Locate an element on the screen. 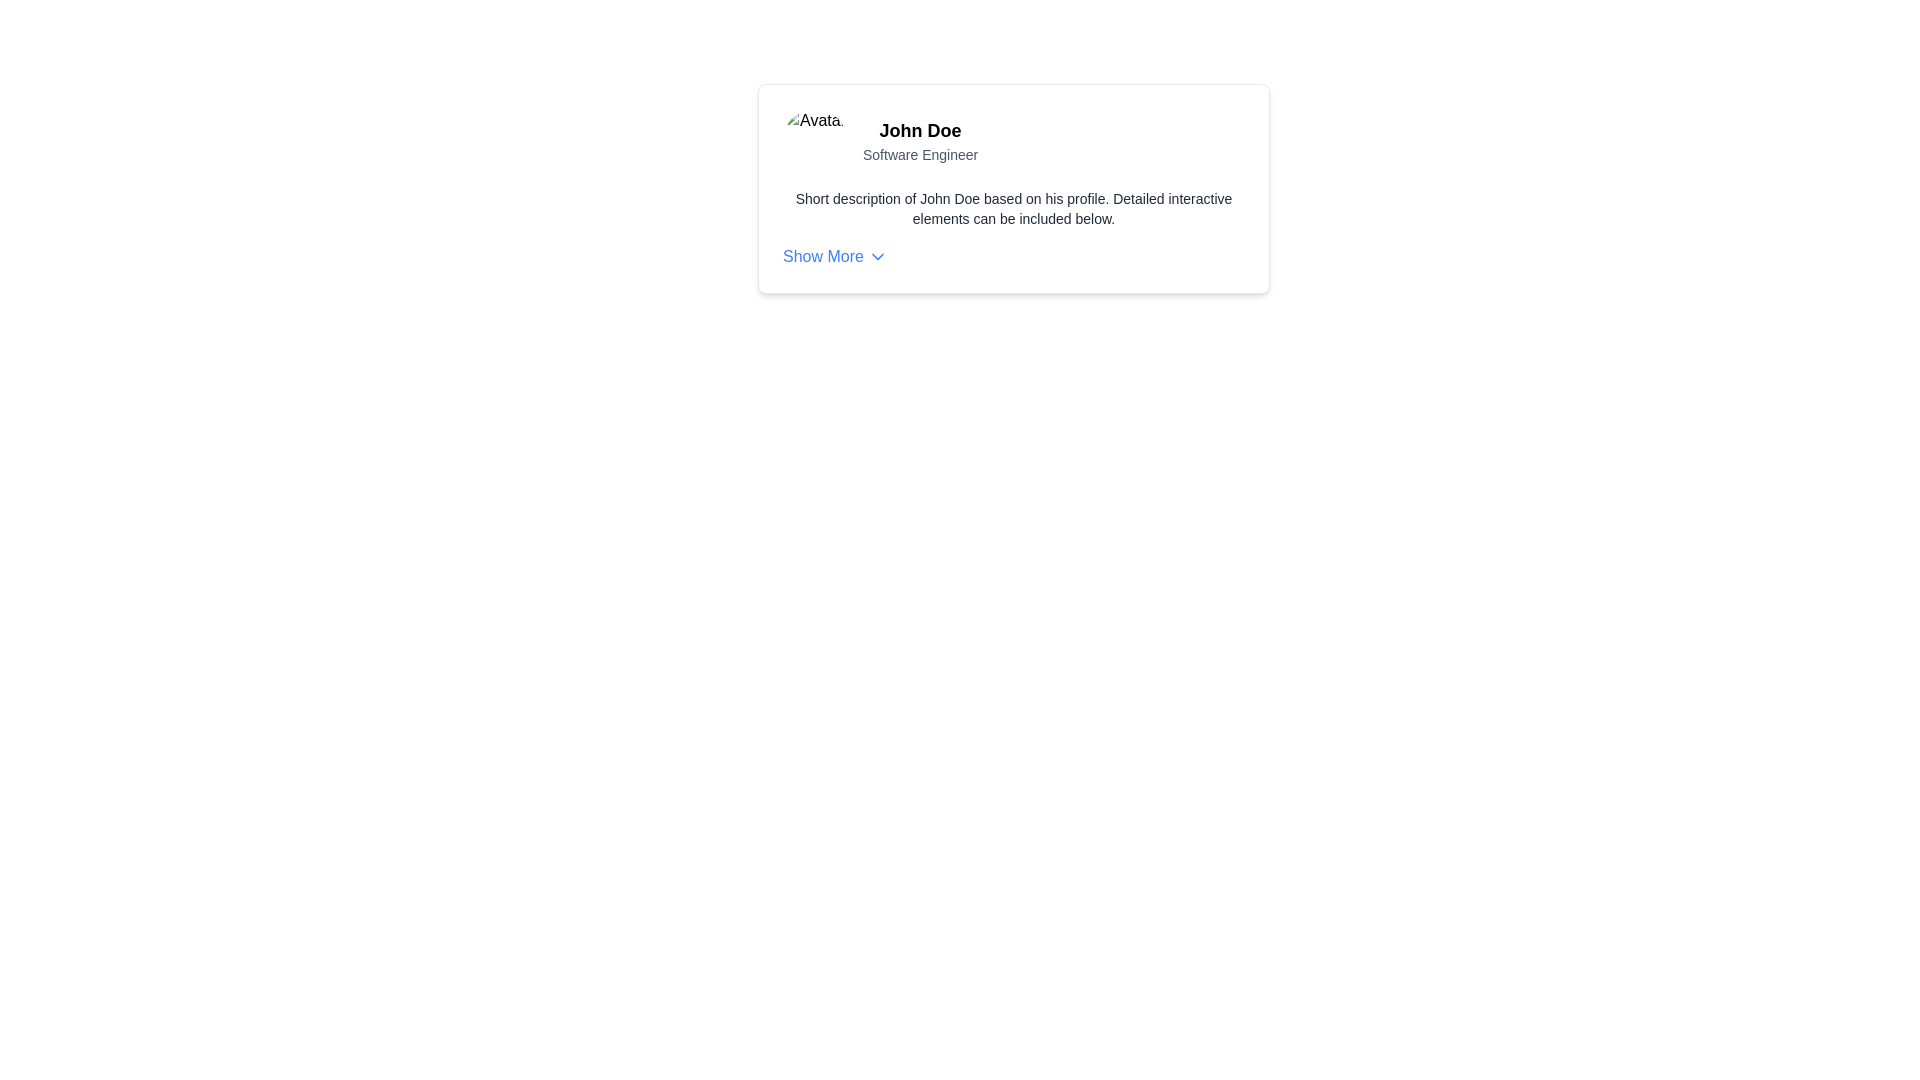 The image size is (1920, 1080). the composite text display element that shows the user's name and professional title, located to the right of the avatar in the profile or contact card interface is located at coordinates (919, 140).